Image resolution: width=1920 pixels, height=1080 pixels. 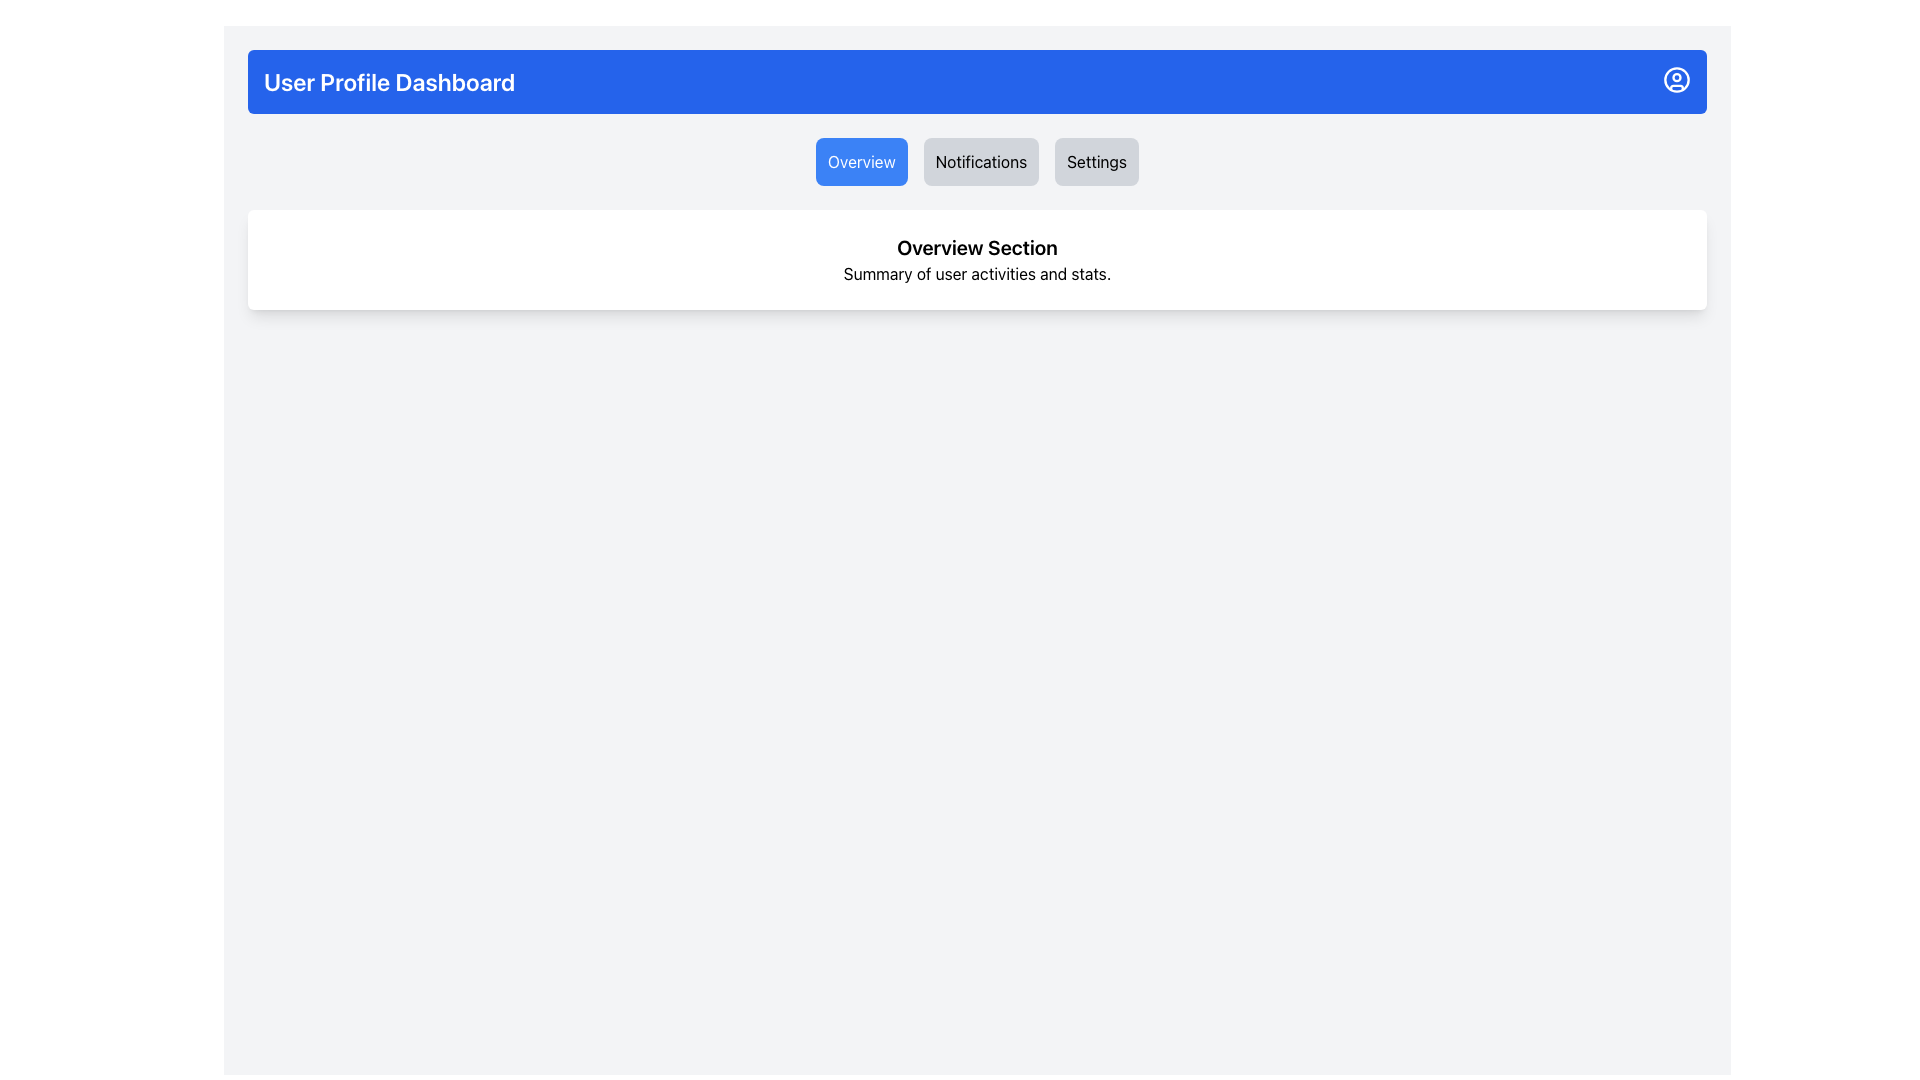 I want to click on the 'Overview' button located to the left of the 'Notifications' and 'Settings' buttons in the 'User Profile Dashboard' section, so click(x=861, y=161).